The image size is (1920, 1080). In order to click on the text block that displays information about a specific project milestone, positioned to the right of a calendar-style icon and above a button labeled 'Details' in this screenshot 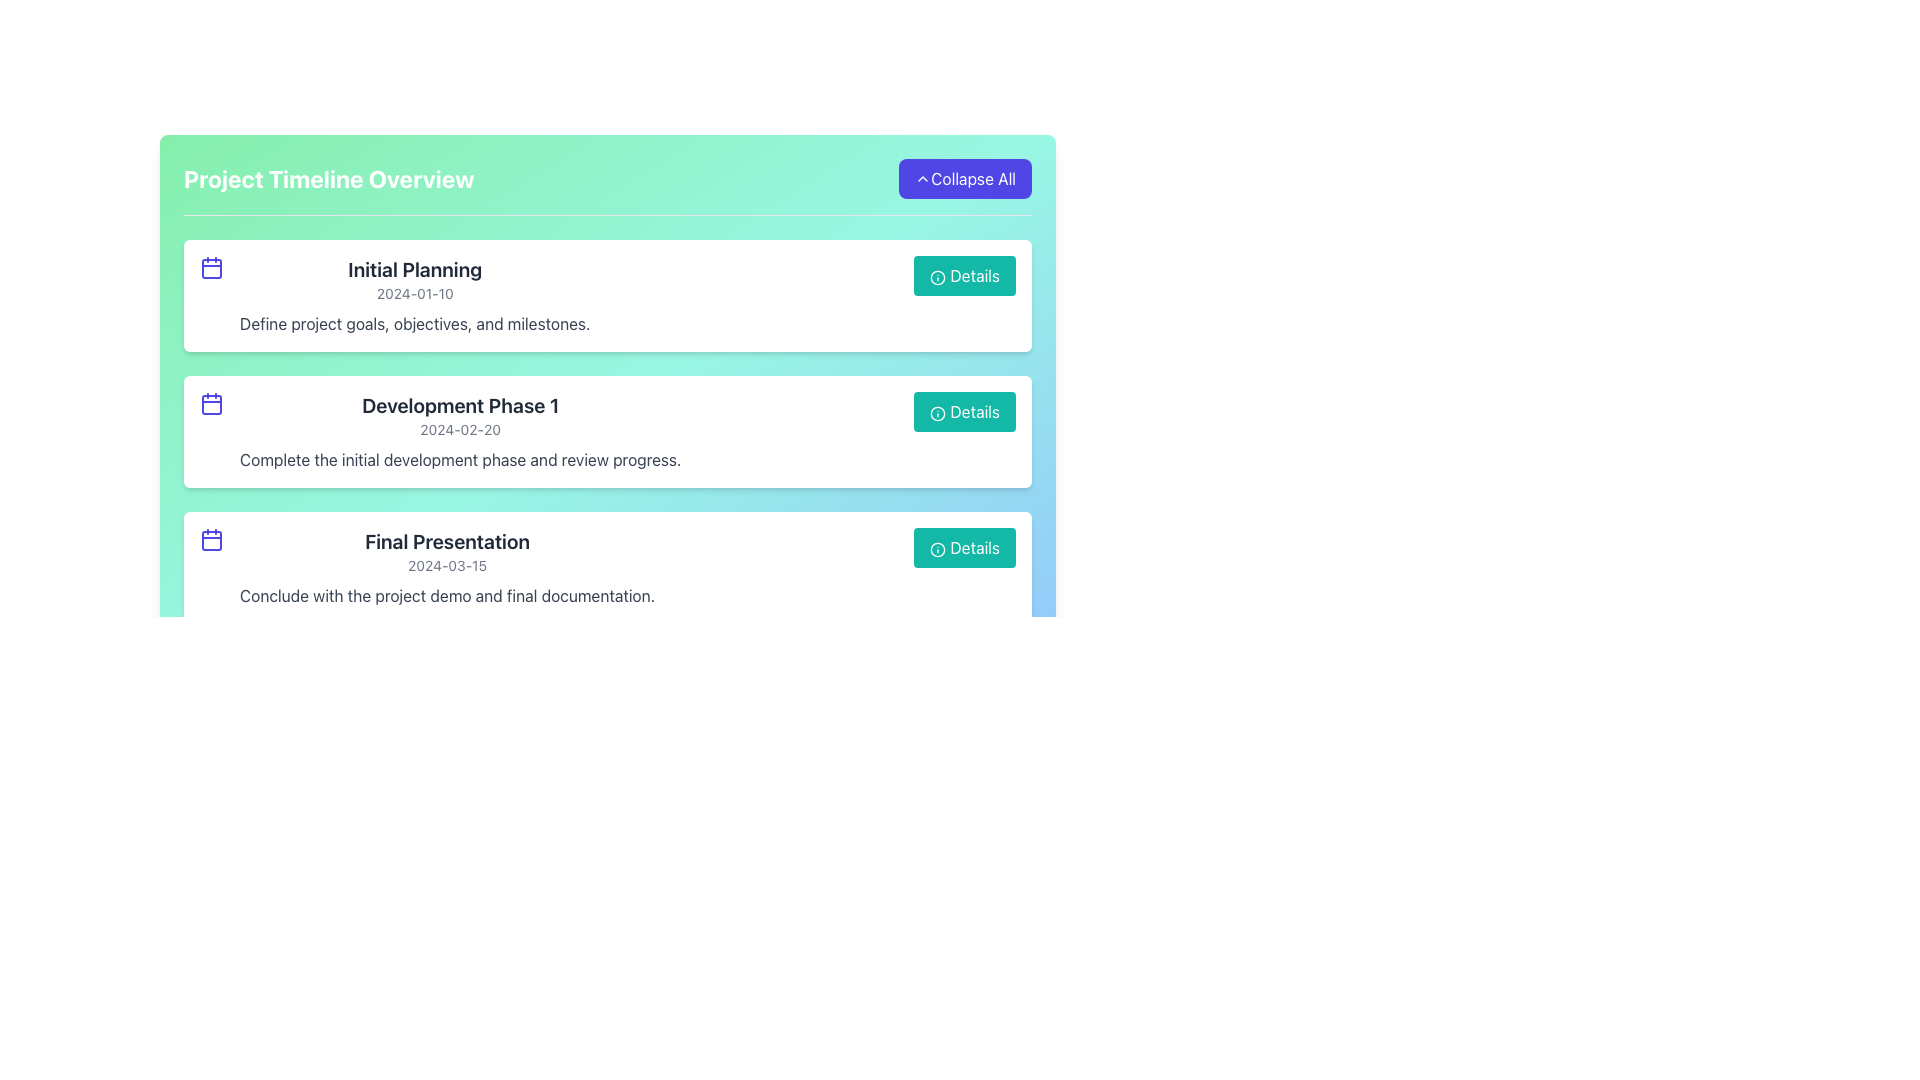, I will do `click(413, 296)`.